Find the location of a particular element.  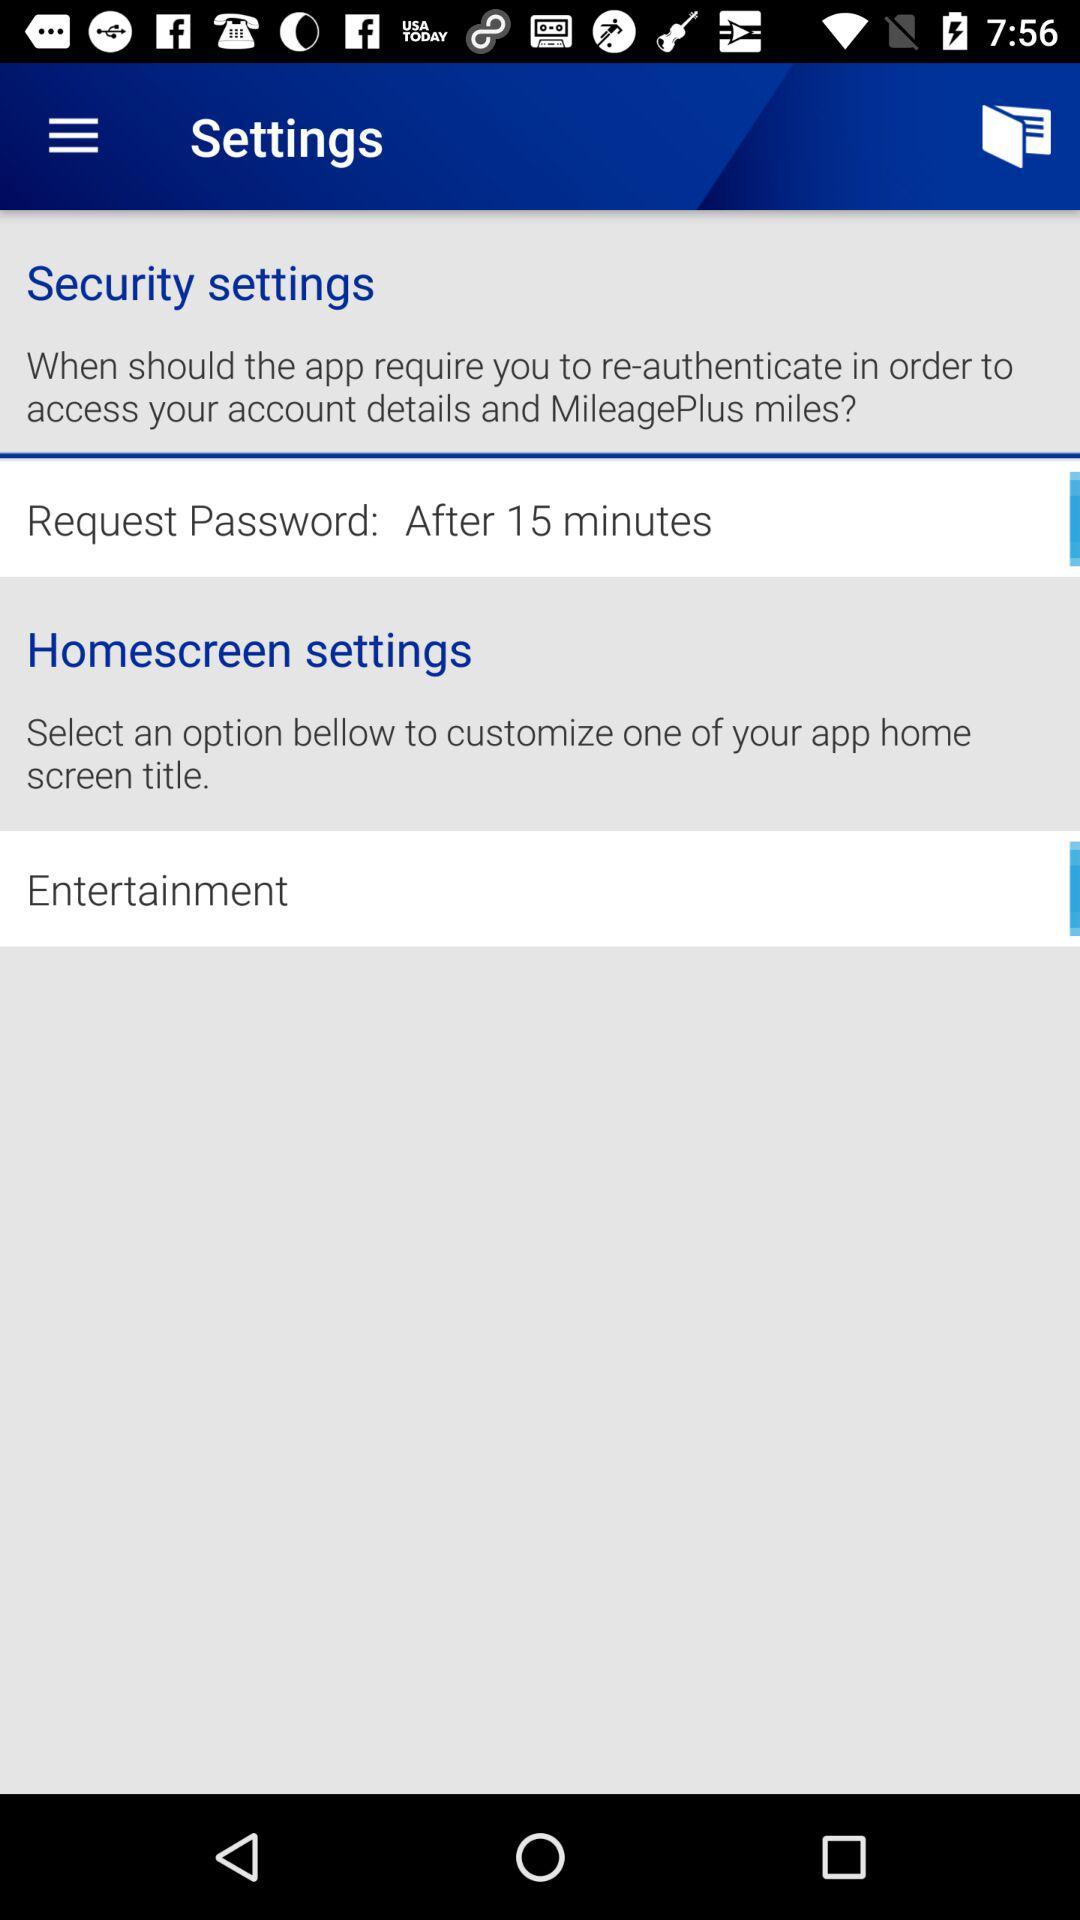

icon above security settings item is located at coordinates (1017, 135).